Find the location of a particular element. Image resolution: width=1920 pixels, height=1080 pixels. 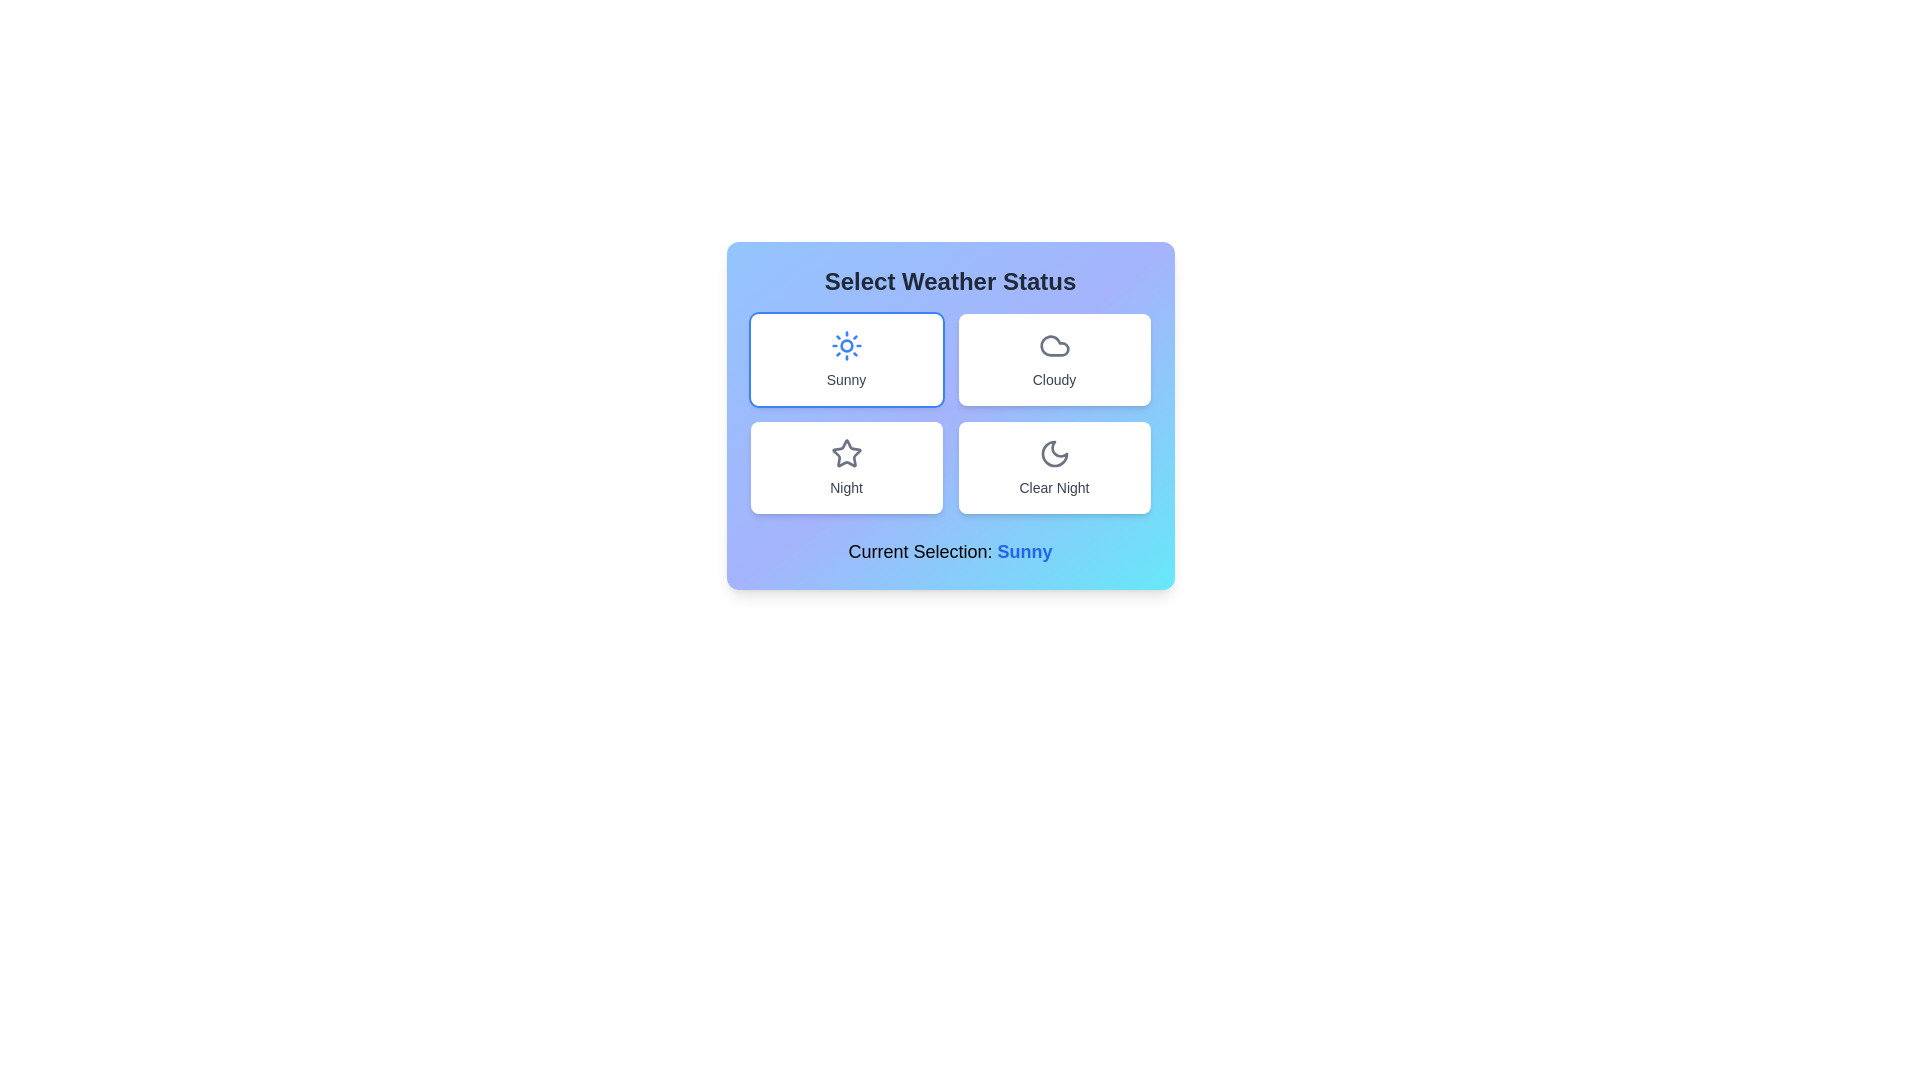

the text label displaying 'Night', which is centrally positioned below the star icon in the bottom-left quadrant of the interface is located at coordinates (846, 488).